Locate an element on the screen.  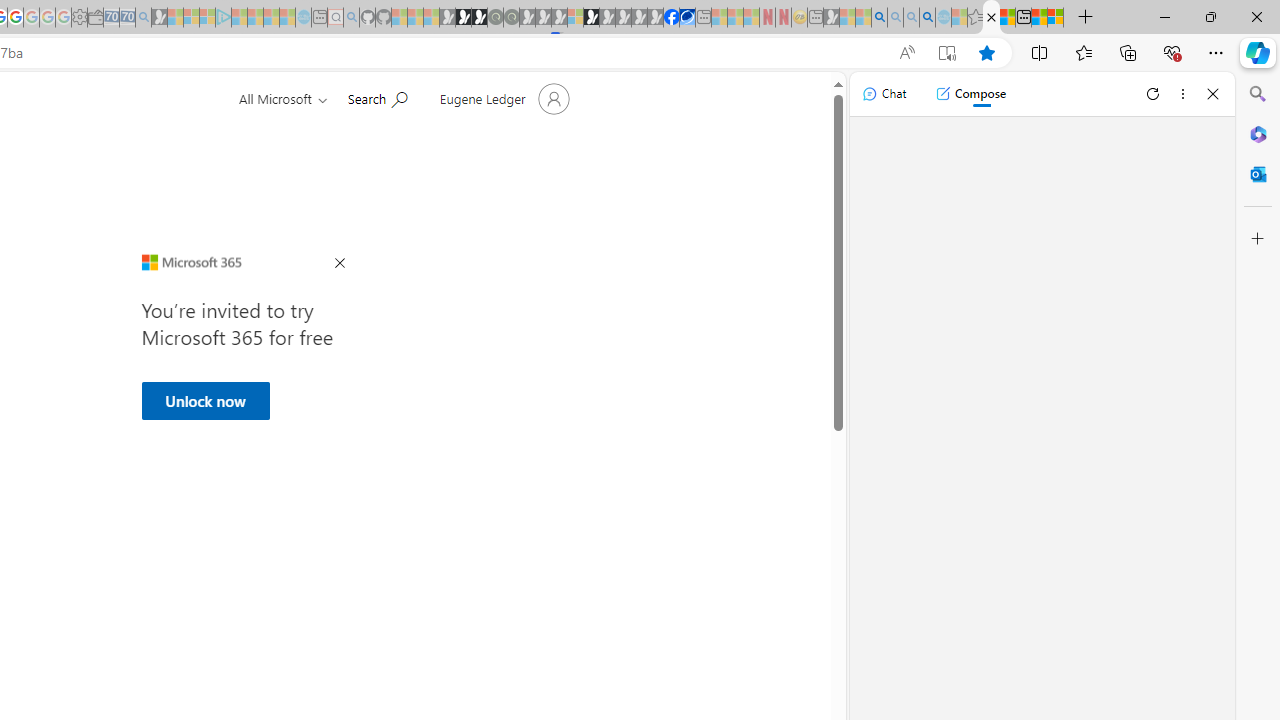
'Sign in to your account - Sleeping' is located at coordinates (574, 17).